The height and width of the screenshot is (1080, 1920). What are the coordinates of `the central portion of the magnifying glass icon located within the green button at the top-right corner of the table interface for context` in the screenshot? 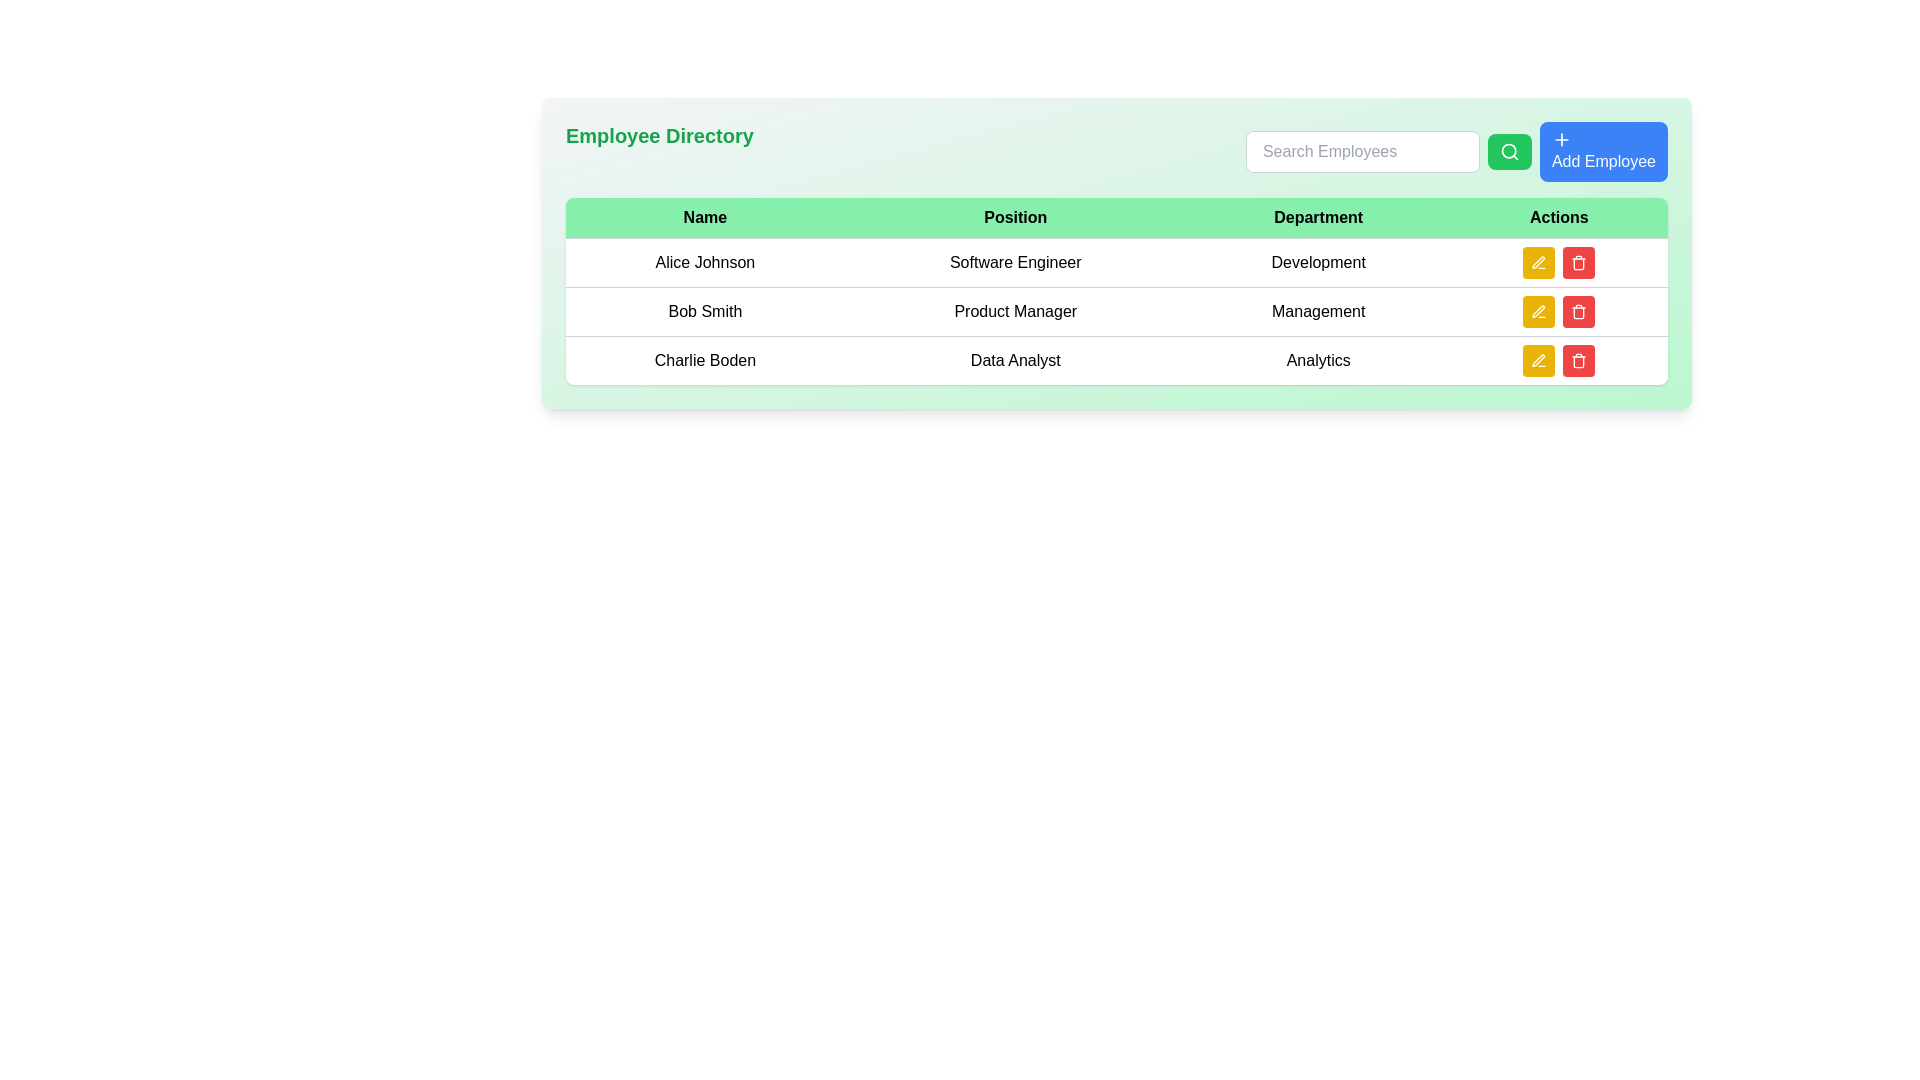 It's located at (1509, 150).